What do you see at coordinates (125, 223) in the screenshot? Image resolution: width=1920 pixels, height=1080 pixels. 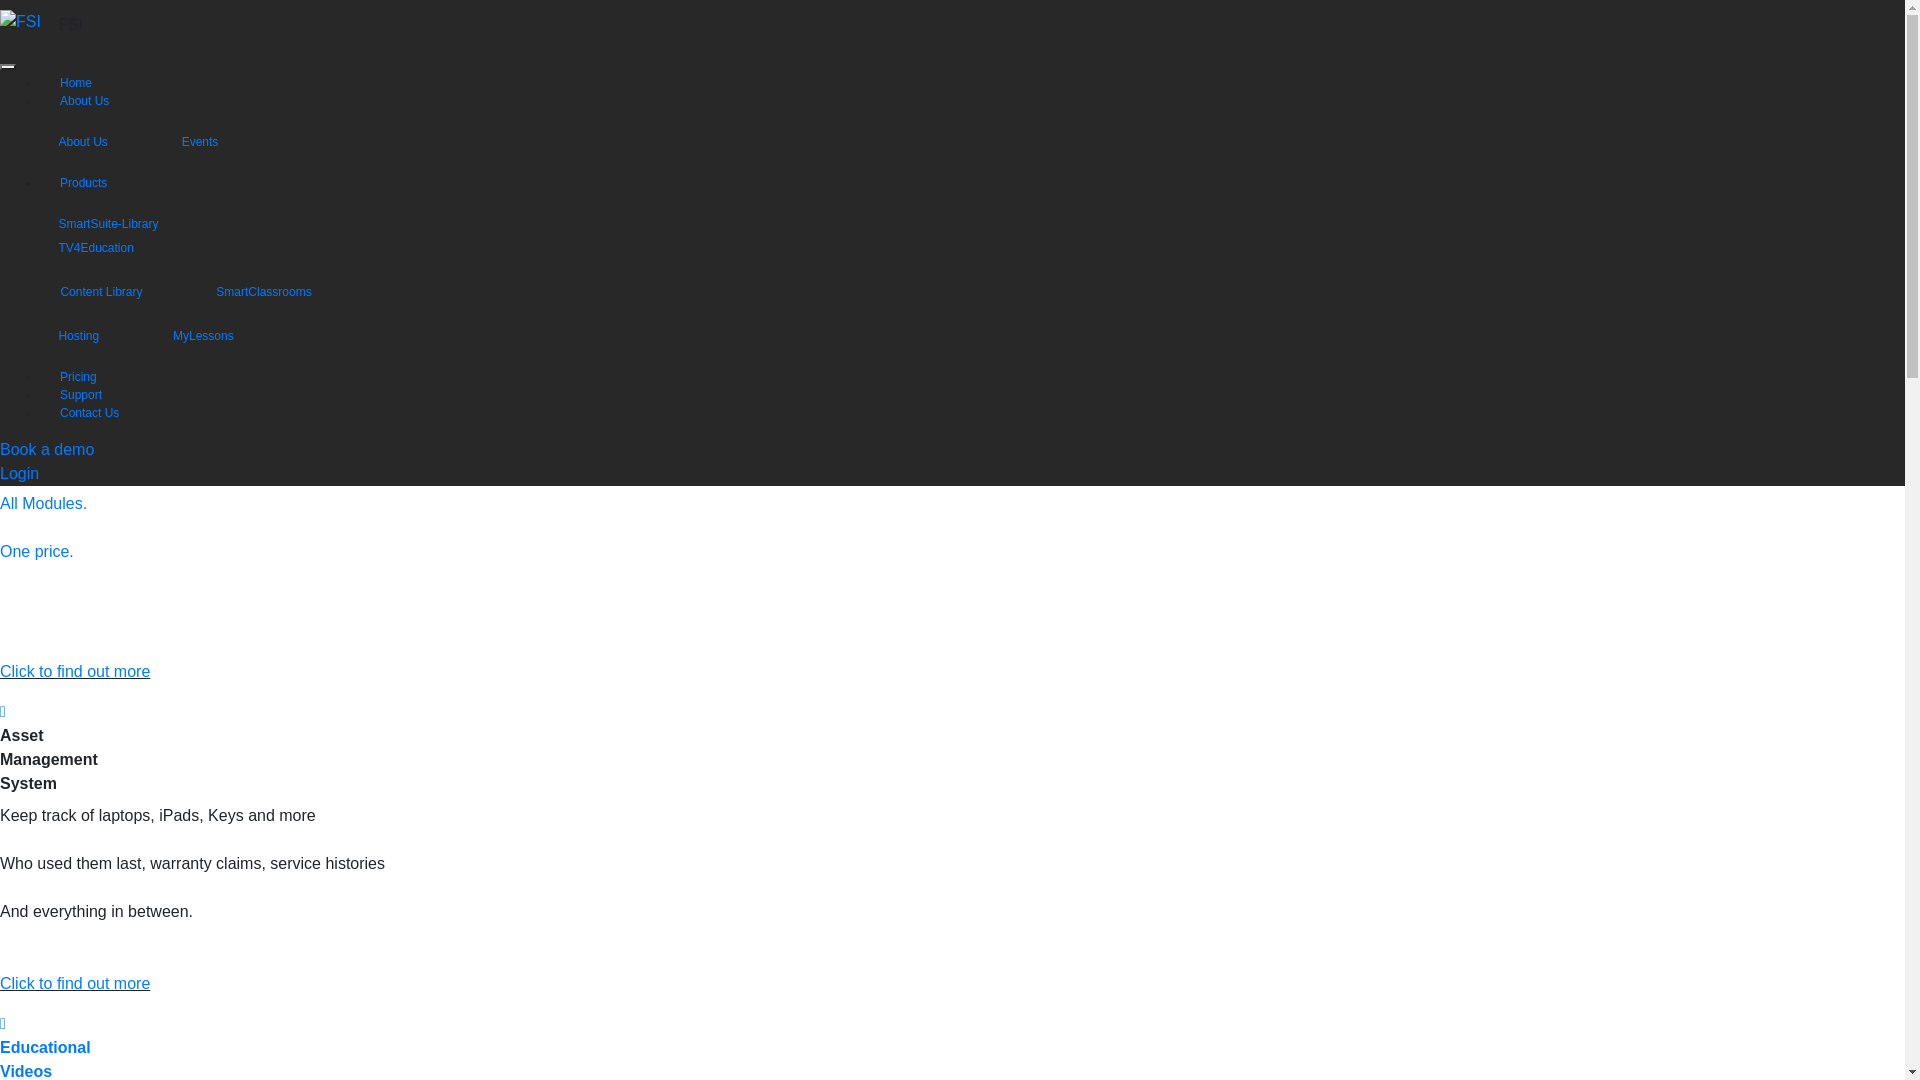 I see `'SmartSuite-Library'` at bounding box center [125, 223].